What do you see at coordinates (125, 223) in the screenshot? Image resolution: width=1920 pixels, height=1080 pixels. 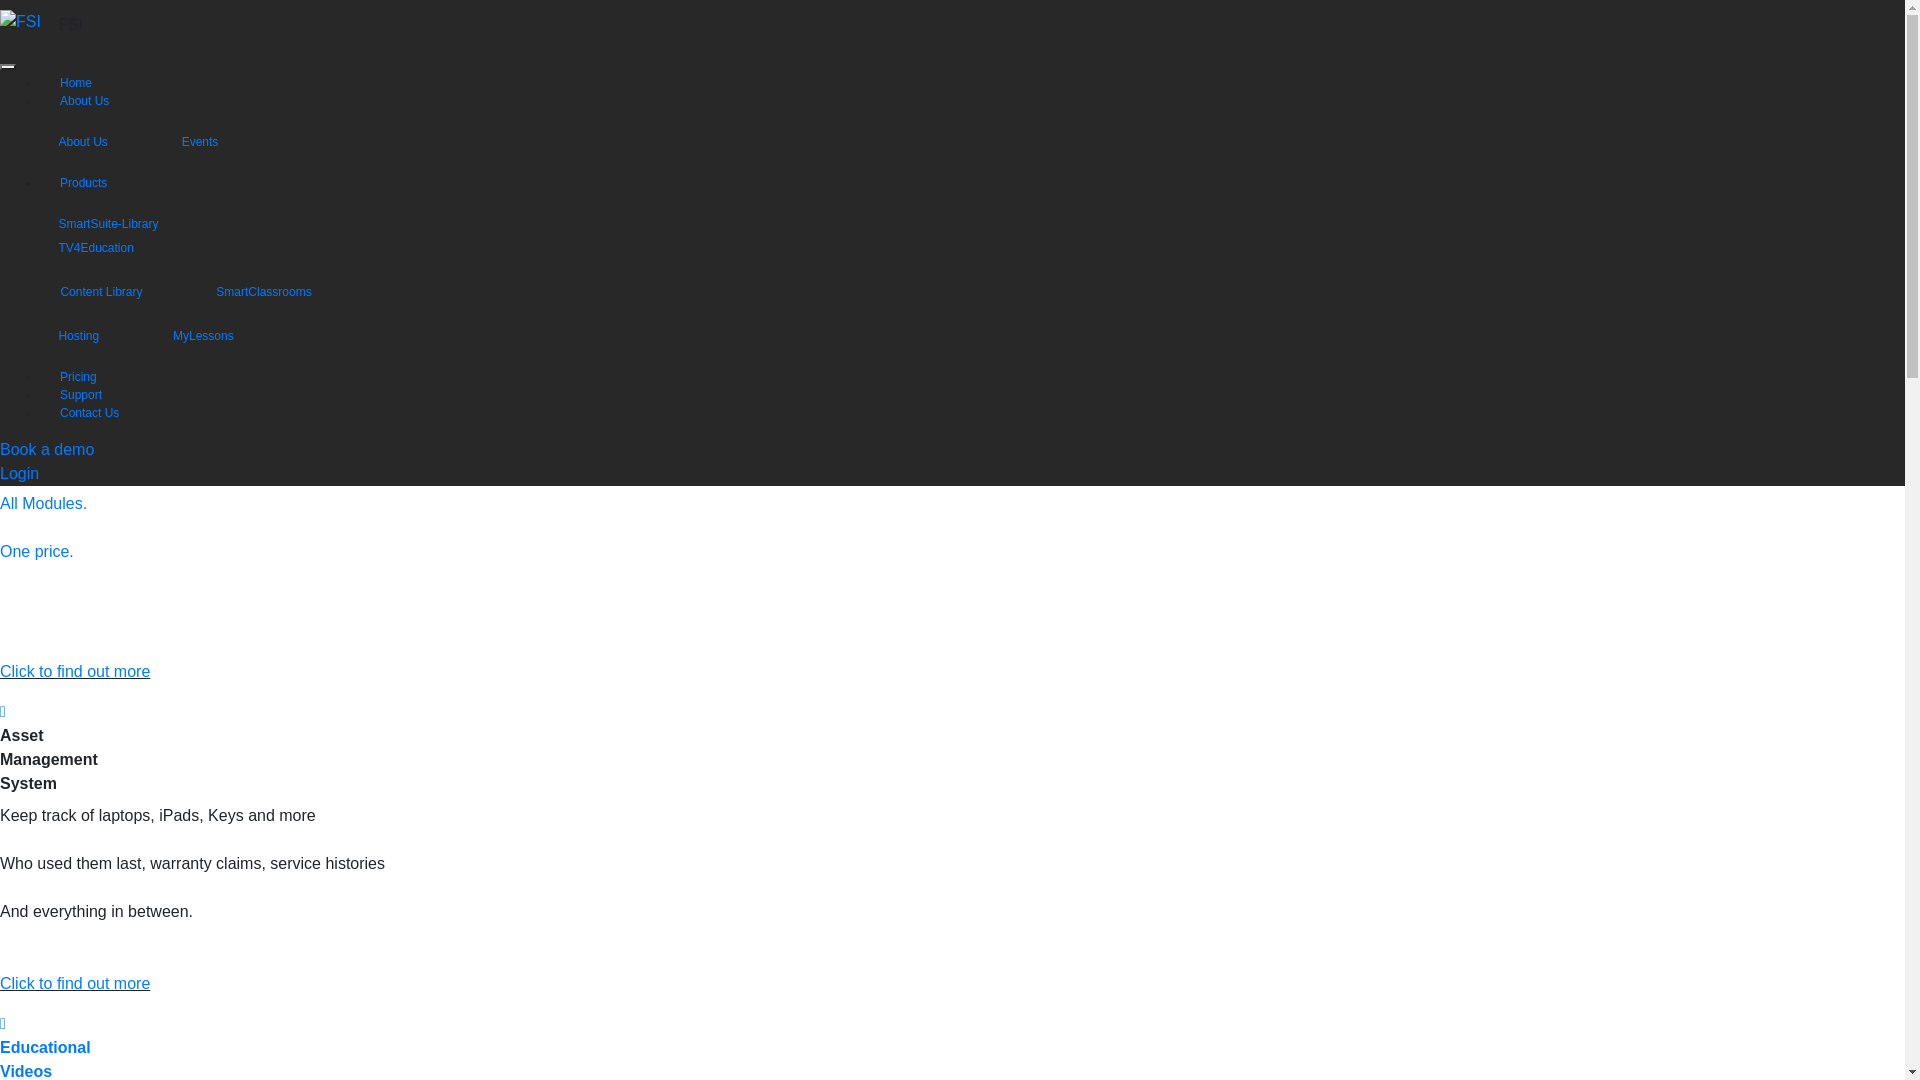 I see `'SmartSuite-Library'` at bounding box center [125, 223].